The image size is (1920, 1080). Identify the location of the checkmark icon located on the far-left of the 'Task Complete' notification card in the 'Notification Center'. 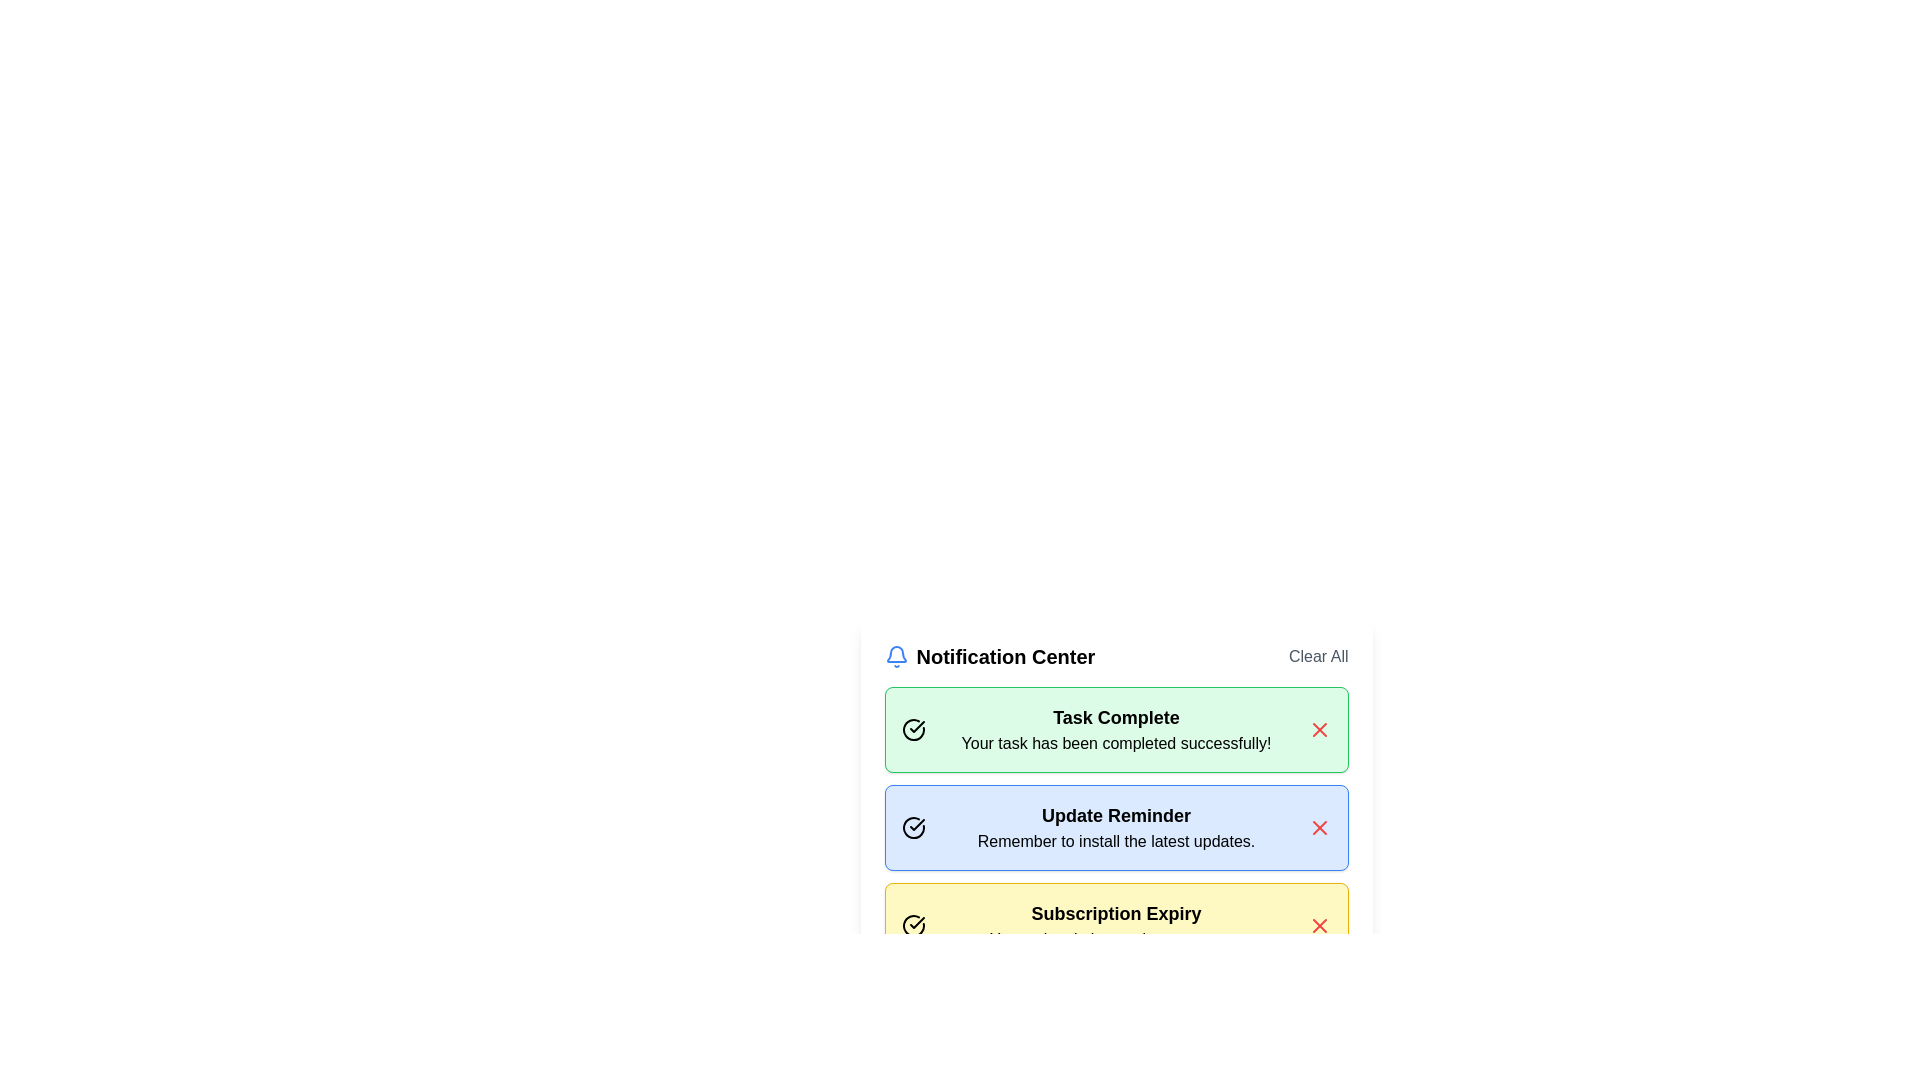
(915, 726).